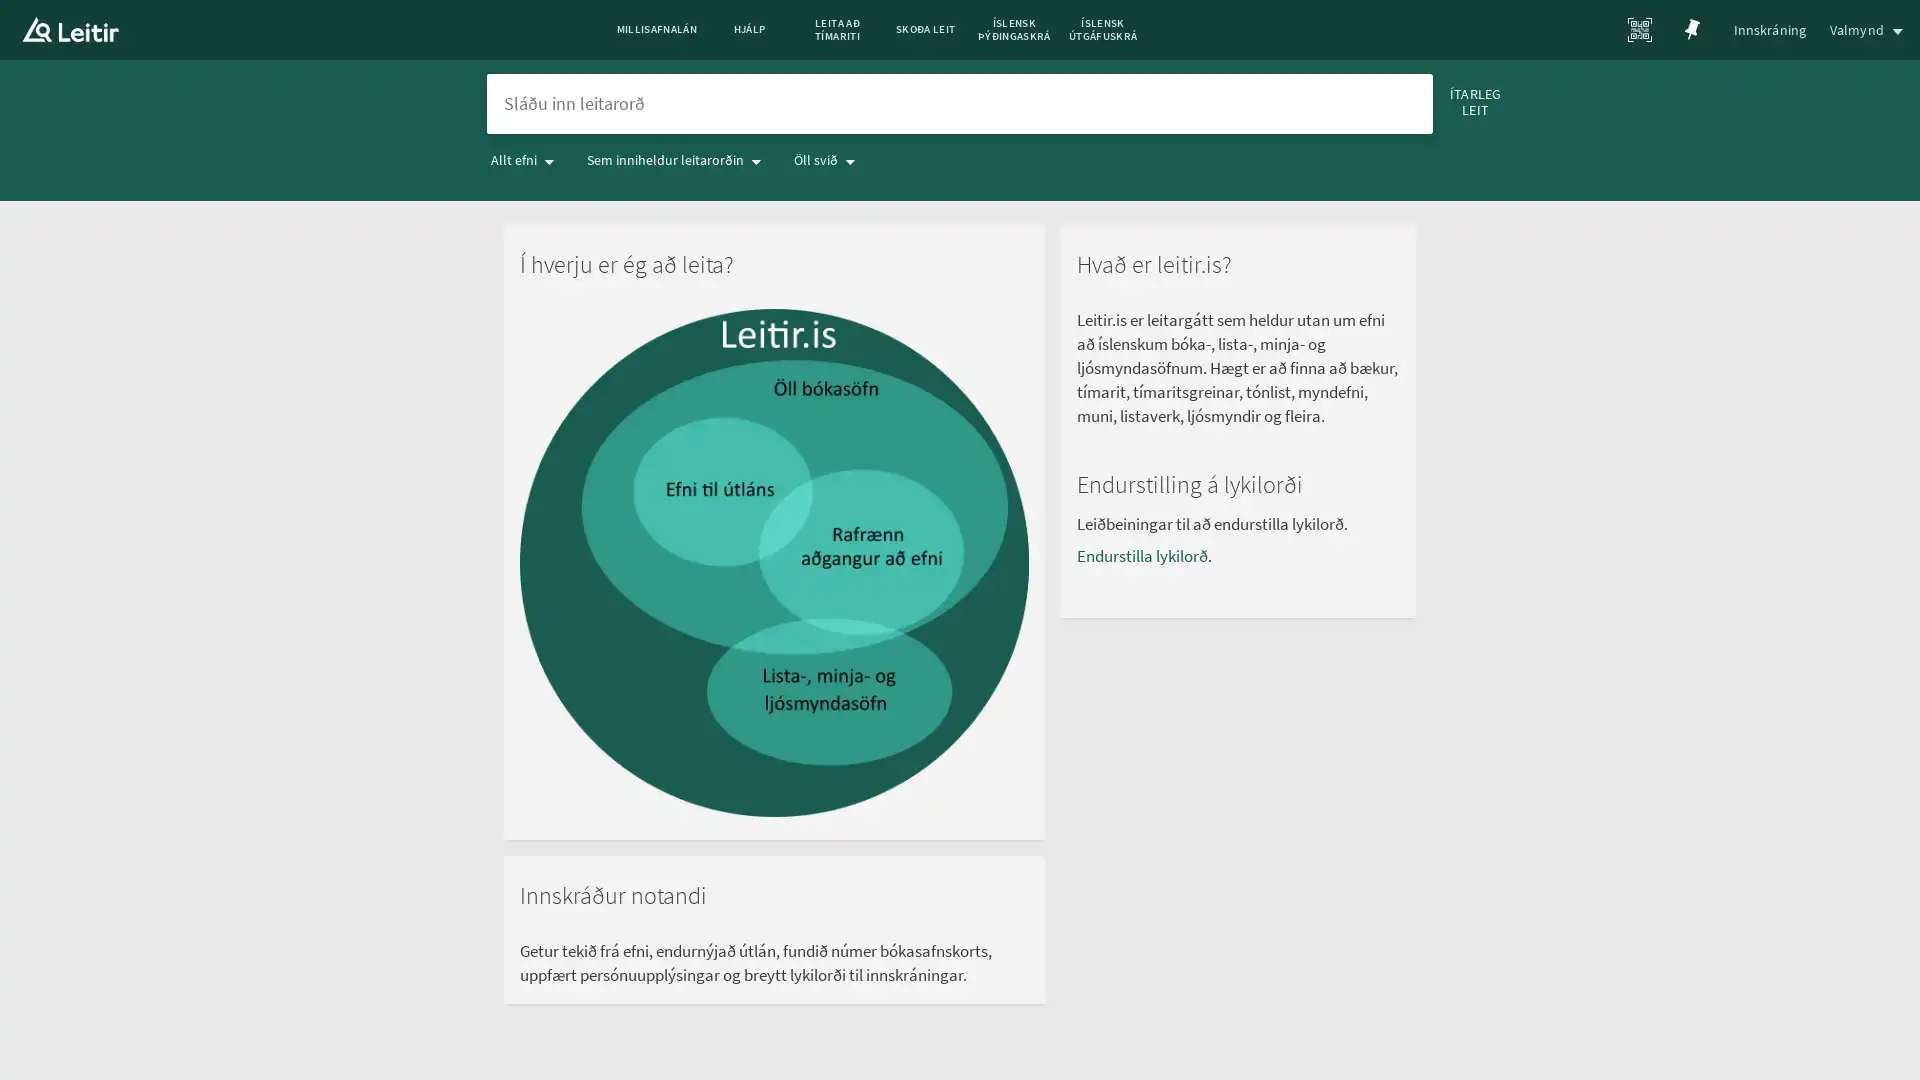 The image size is (1920, 1080). Describe the element at coordinates (1640, 30) in the screenshot. I see `qr` at that location.